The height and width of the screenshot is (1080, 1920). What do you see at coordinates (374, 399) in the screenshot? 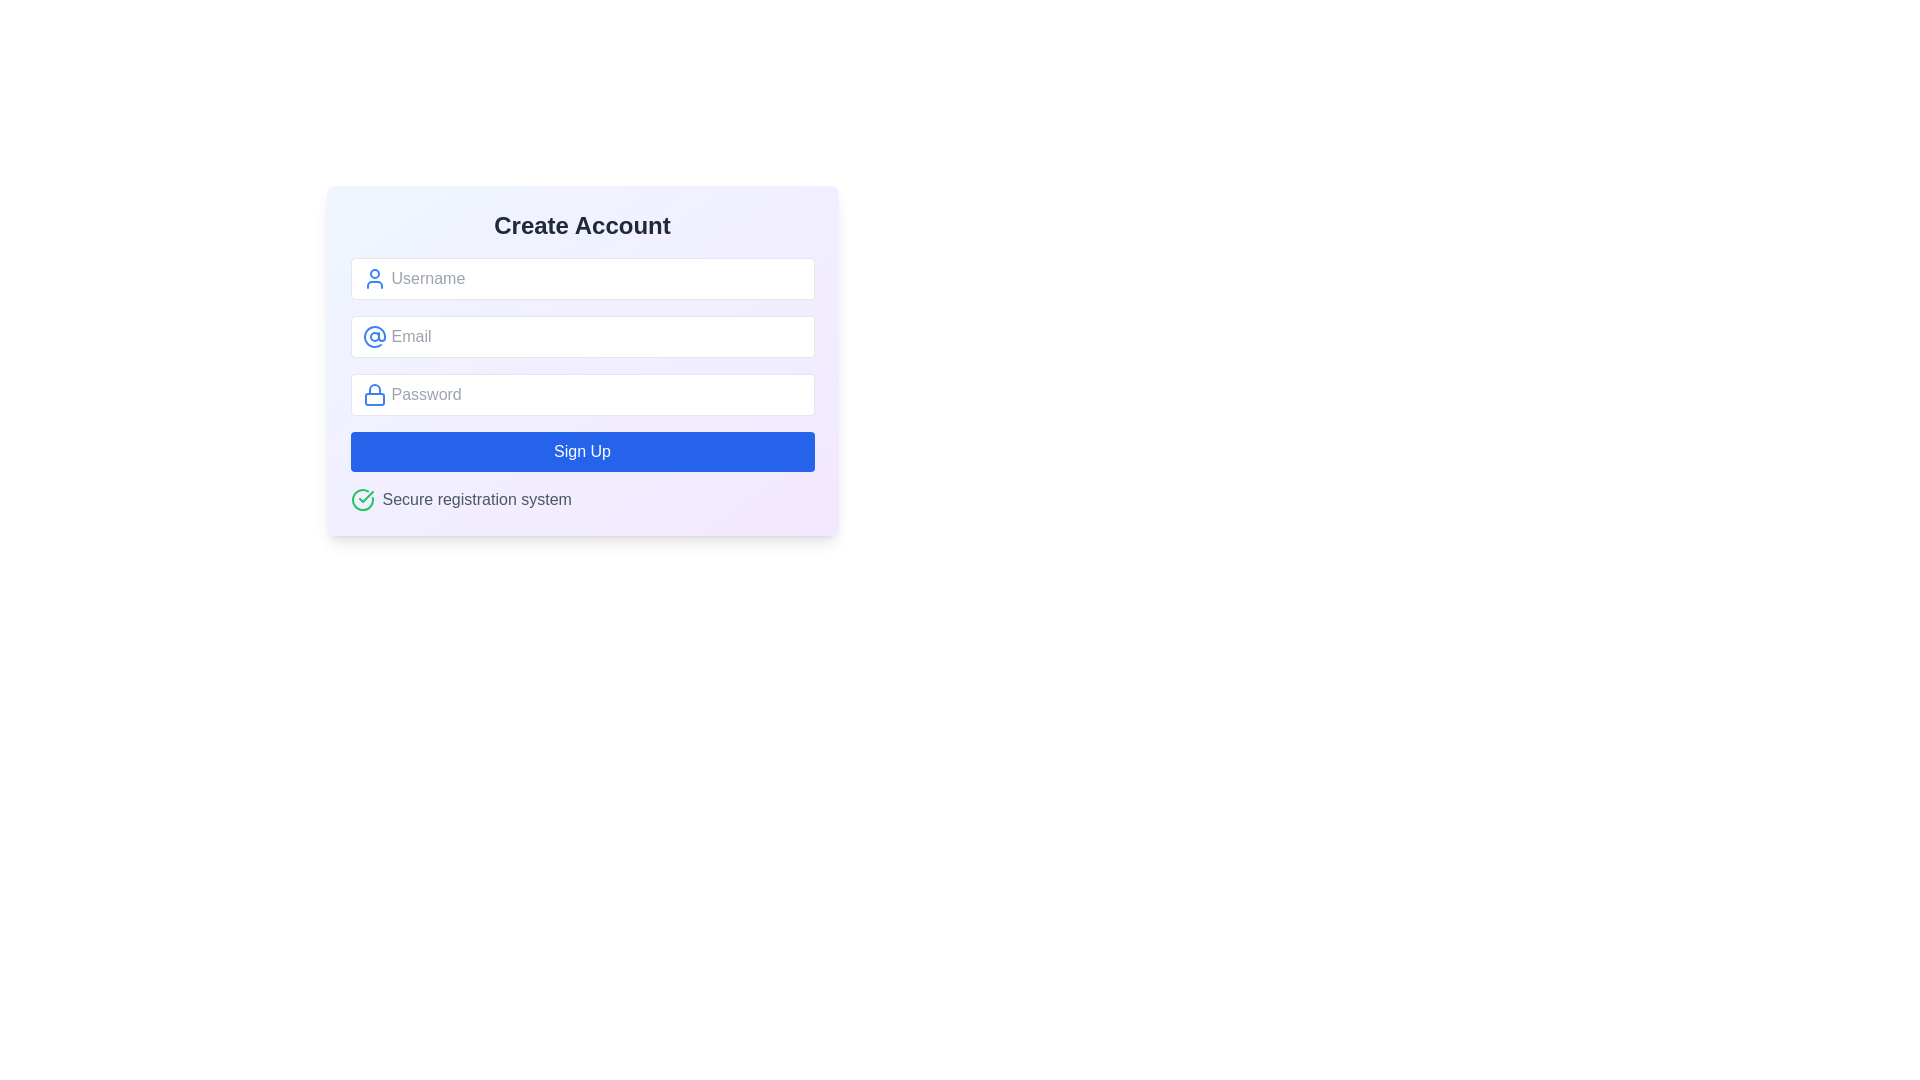
I see `the main body of the lock icon located to the left of the 'Password' input field, which reinforces the concept of security` at bounding box center [374, 399].